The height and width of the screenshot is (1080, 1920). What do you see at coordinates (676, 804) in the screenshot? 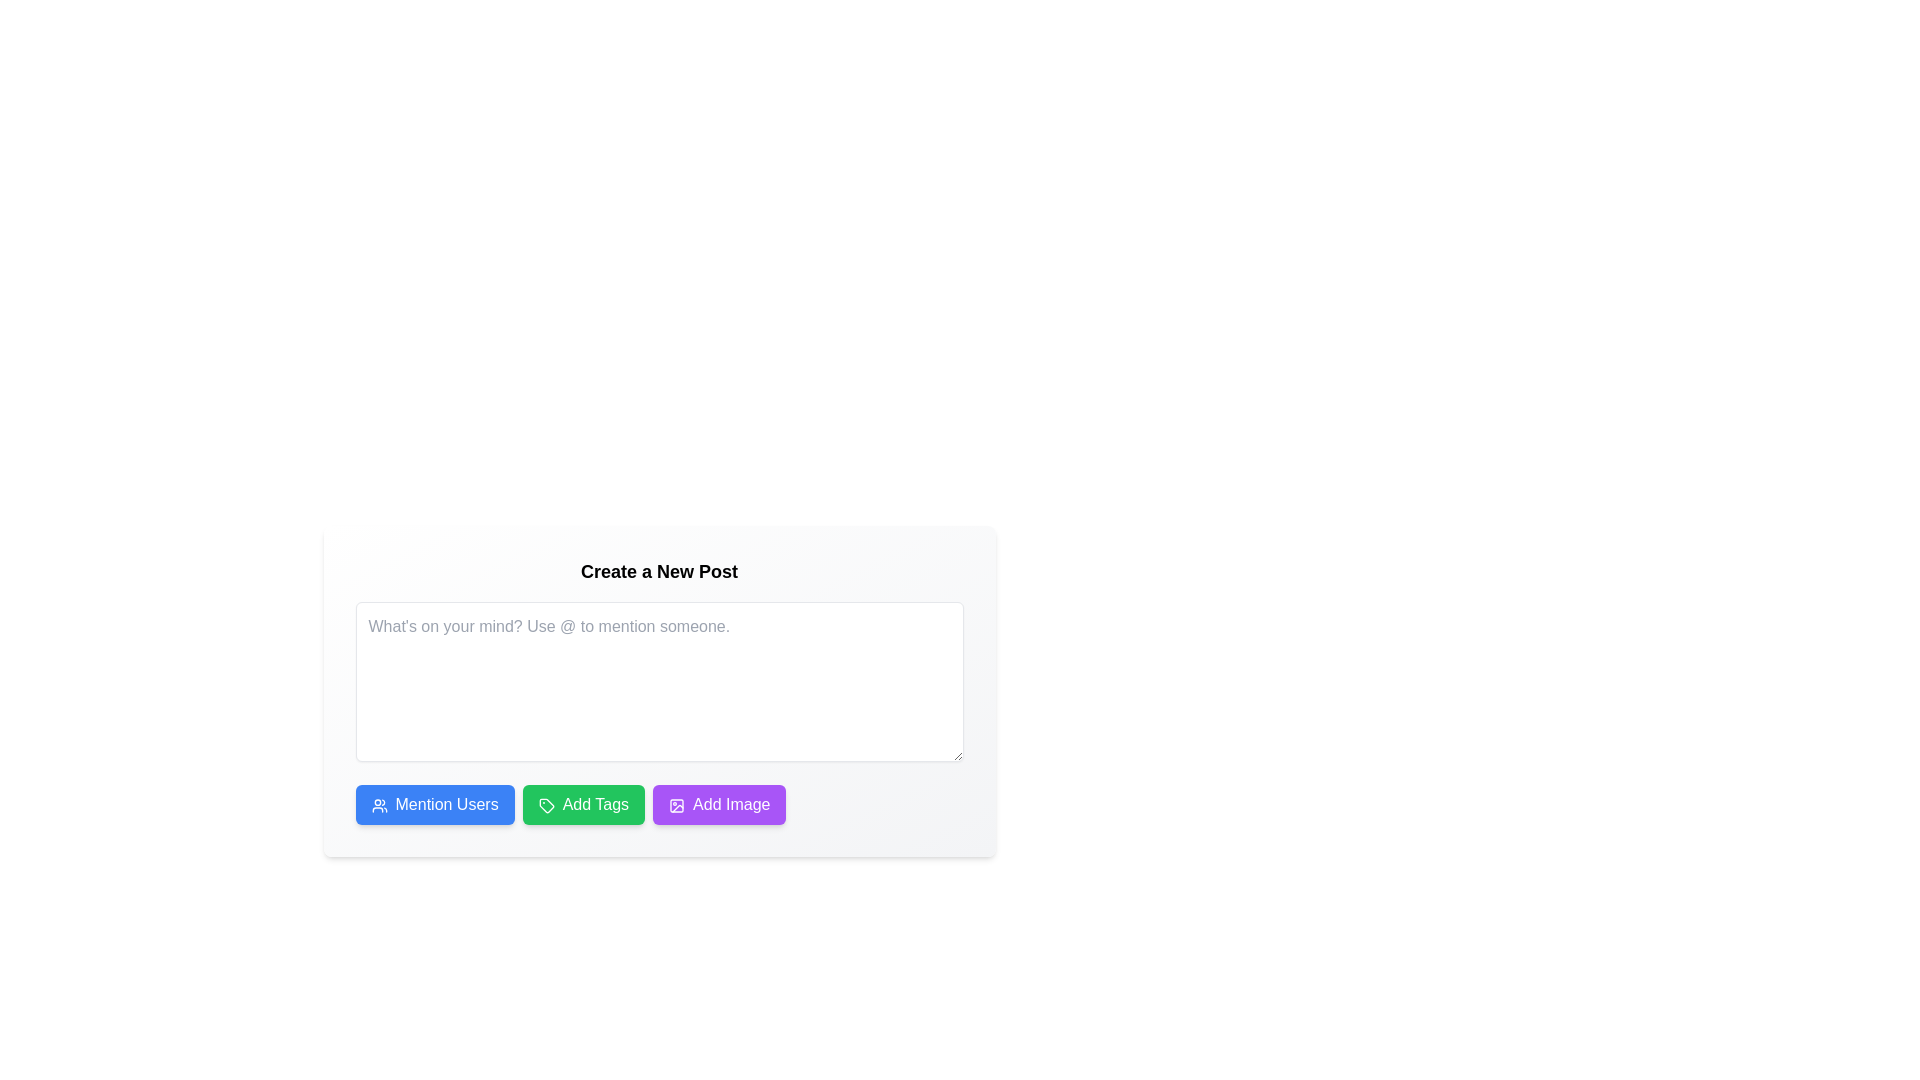
I see `the 'Add Image' button, which is the third button in a row with a purple background, located at the bottom of the form and has an icon resembling a classic photo outline to the left of the text label 'Add Image'` at bounding box center [676, 804].